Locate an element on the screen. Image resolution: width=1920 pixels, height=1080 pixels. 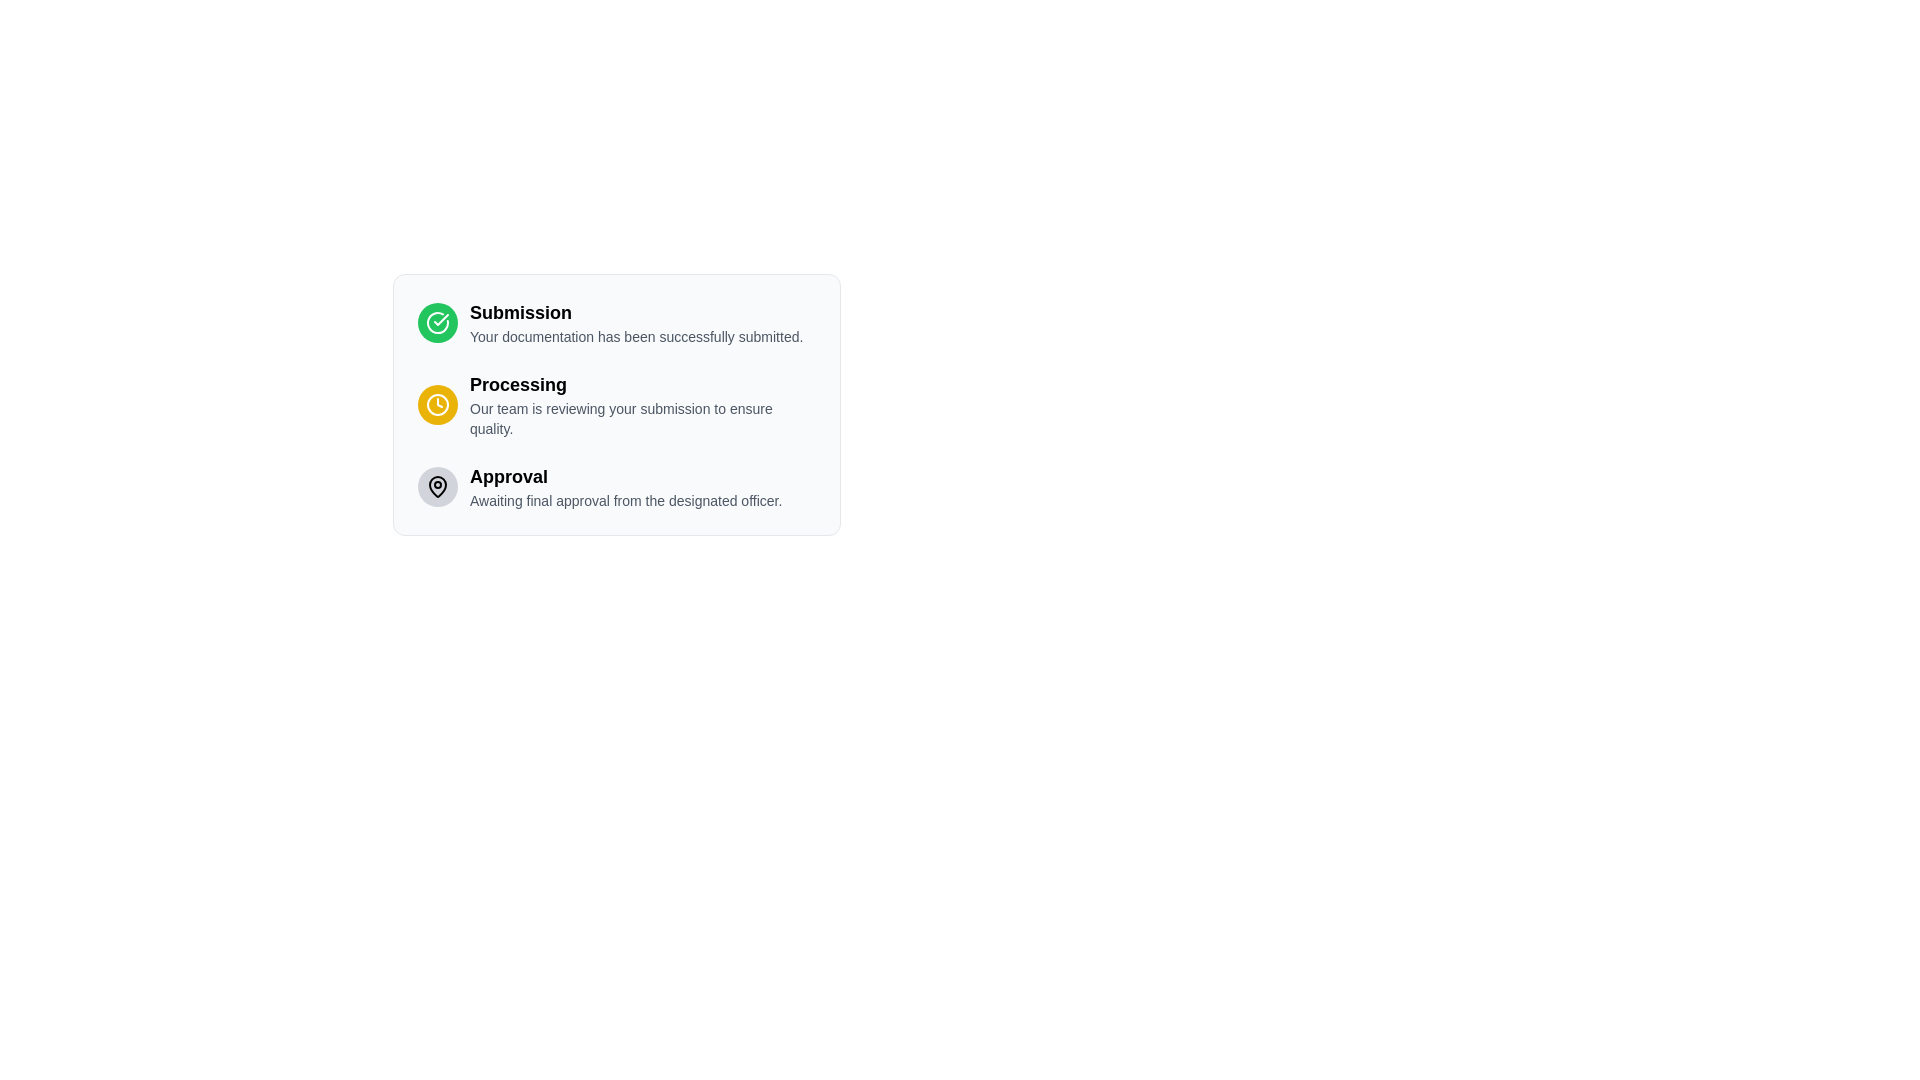
success message text block that informs the user about the successful submission of their documentation, which is positioned at the top of the status indicators list, to the right of a green circular icon with a white checkmark is located at coordinates (635, 322).